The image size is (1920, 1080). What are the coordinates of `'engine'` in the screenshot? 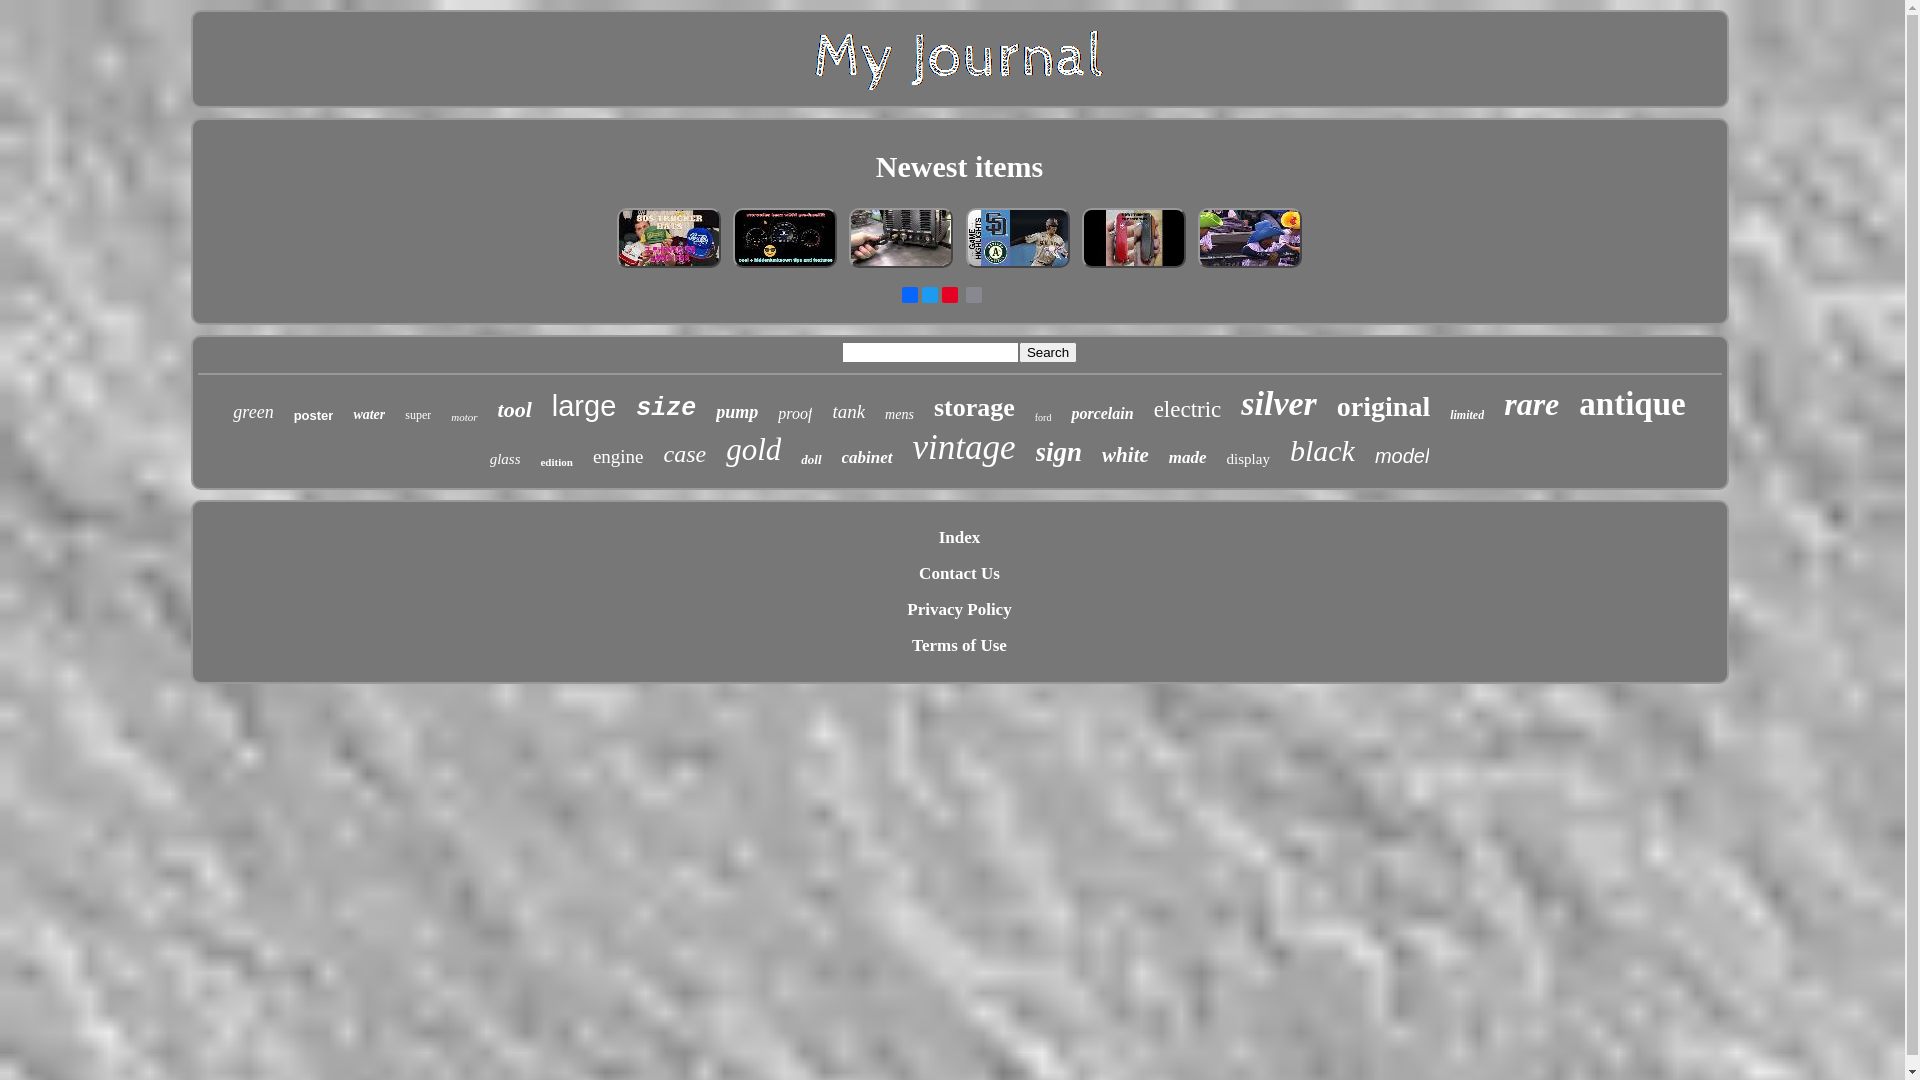 It's located at (592, 456).